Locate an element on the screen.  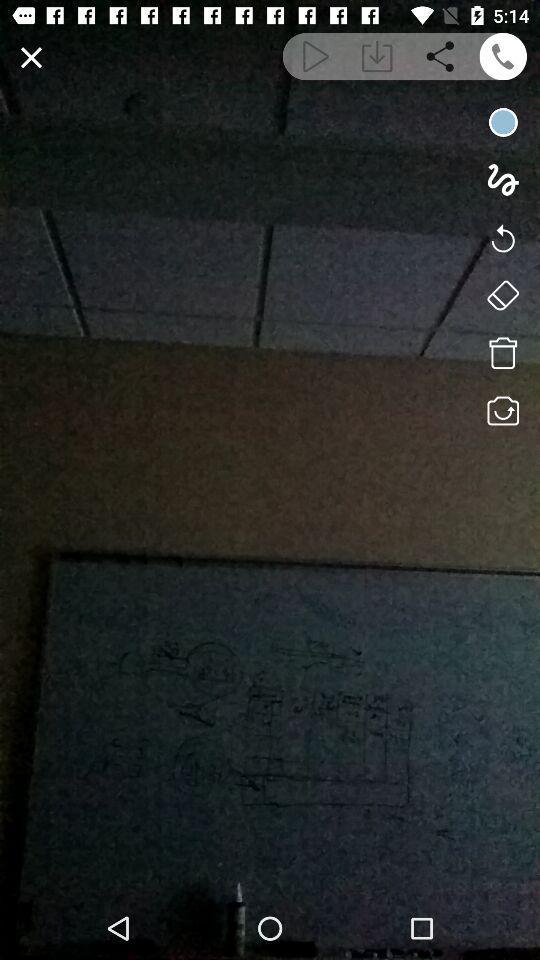
portrait option is located at coordinates (502, 294).